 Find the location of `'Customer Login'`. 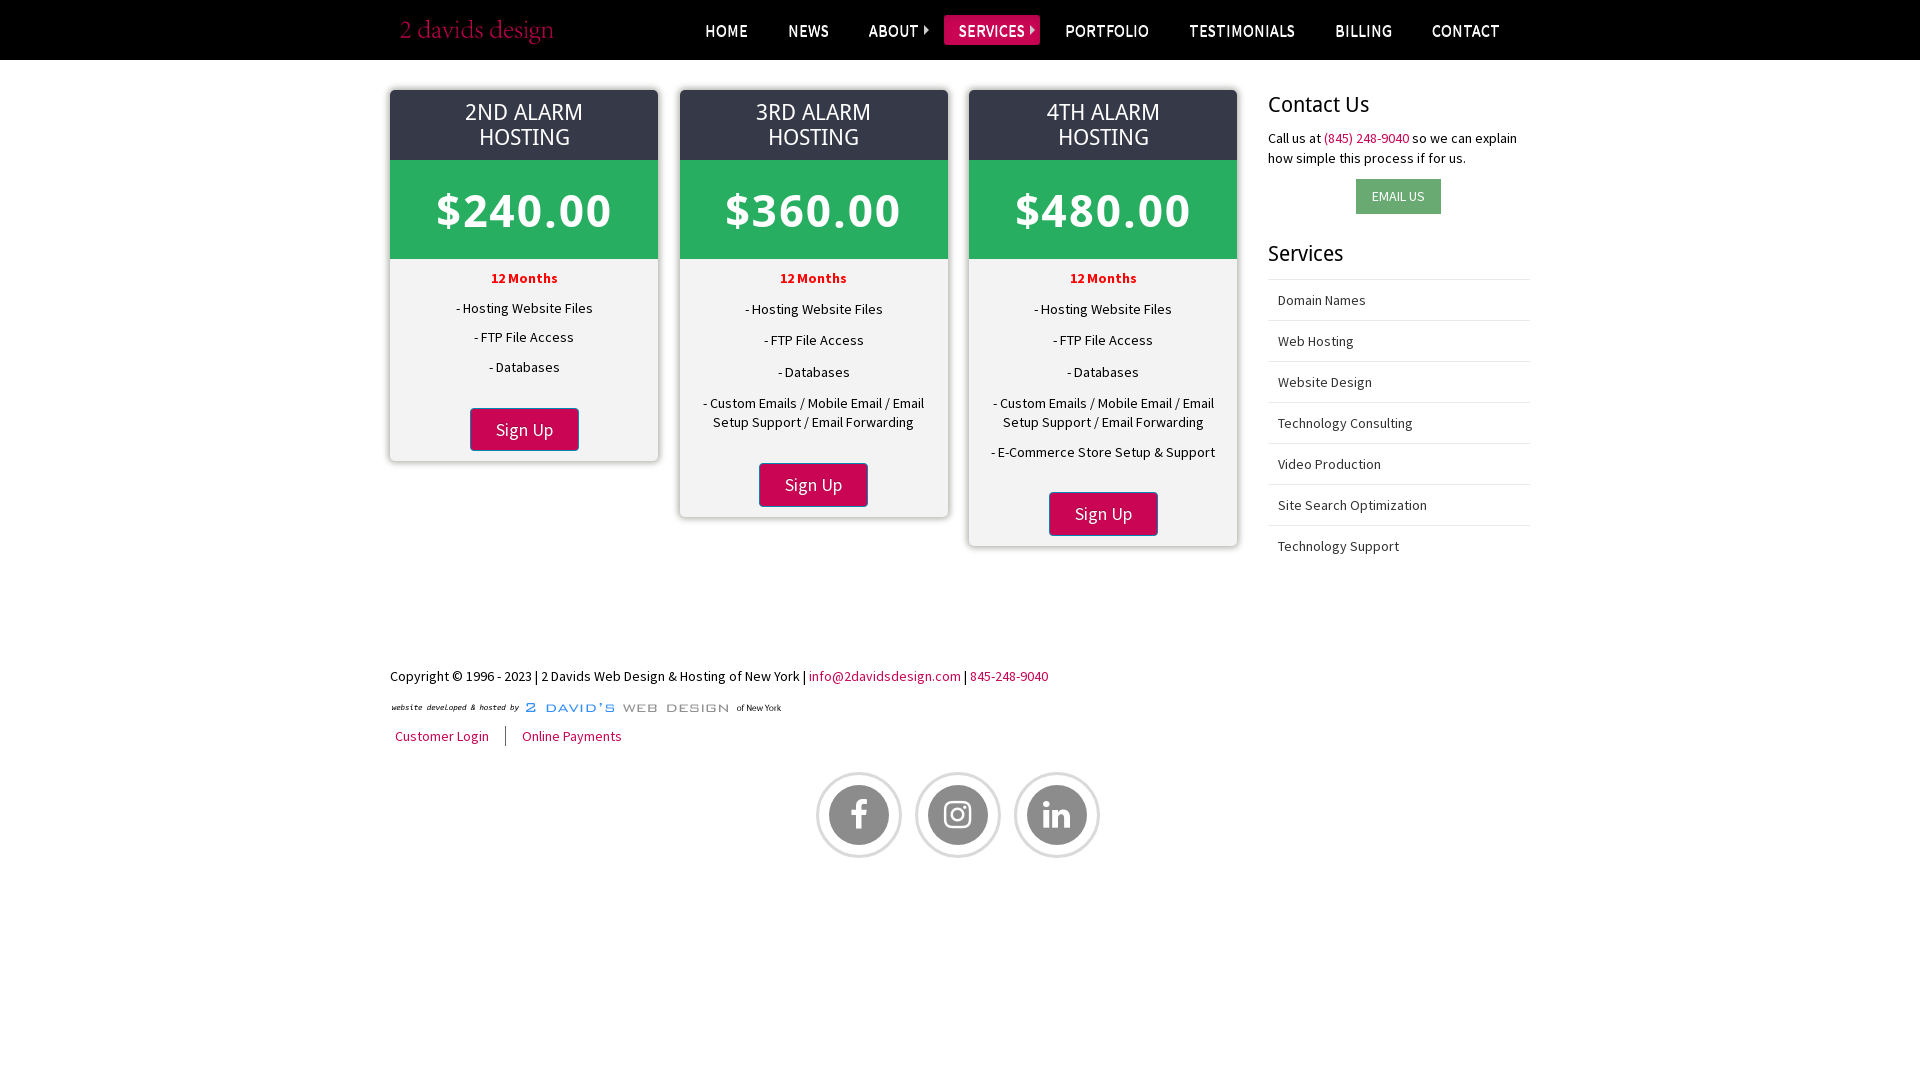

'Customer Login' is located at coordinates (389, 736).